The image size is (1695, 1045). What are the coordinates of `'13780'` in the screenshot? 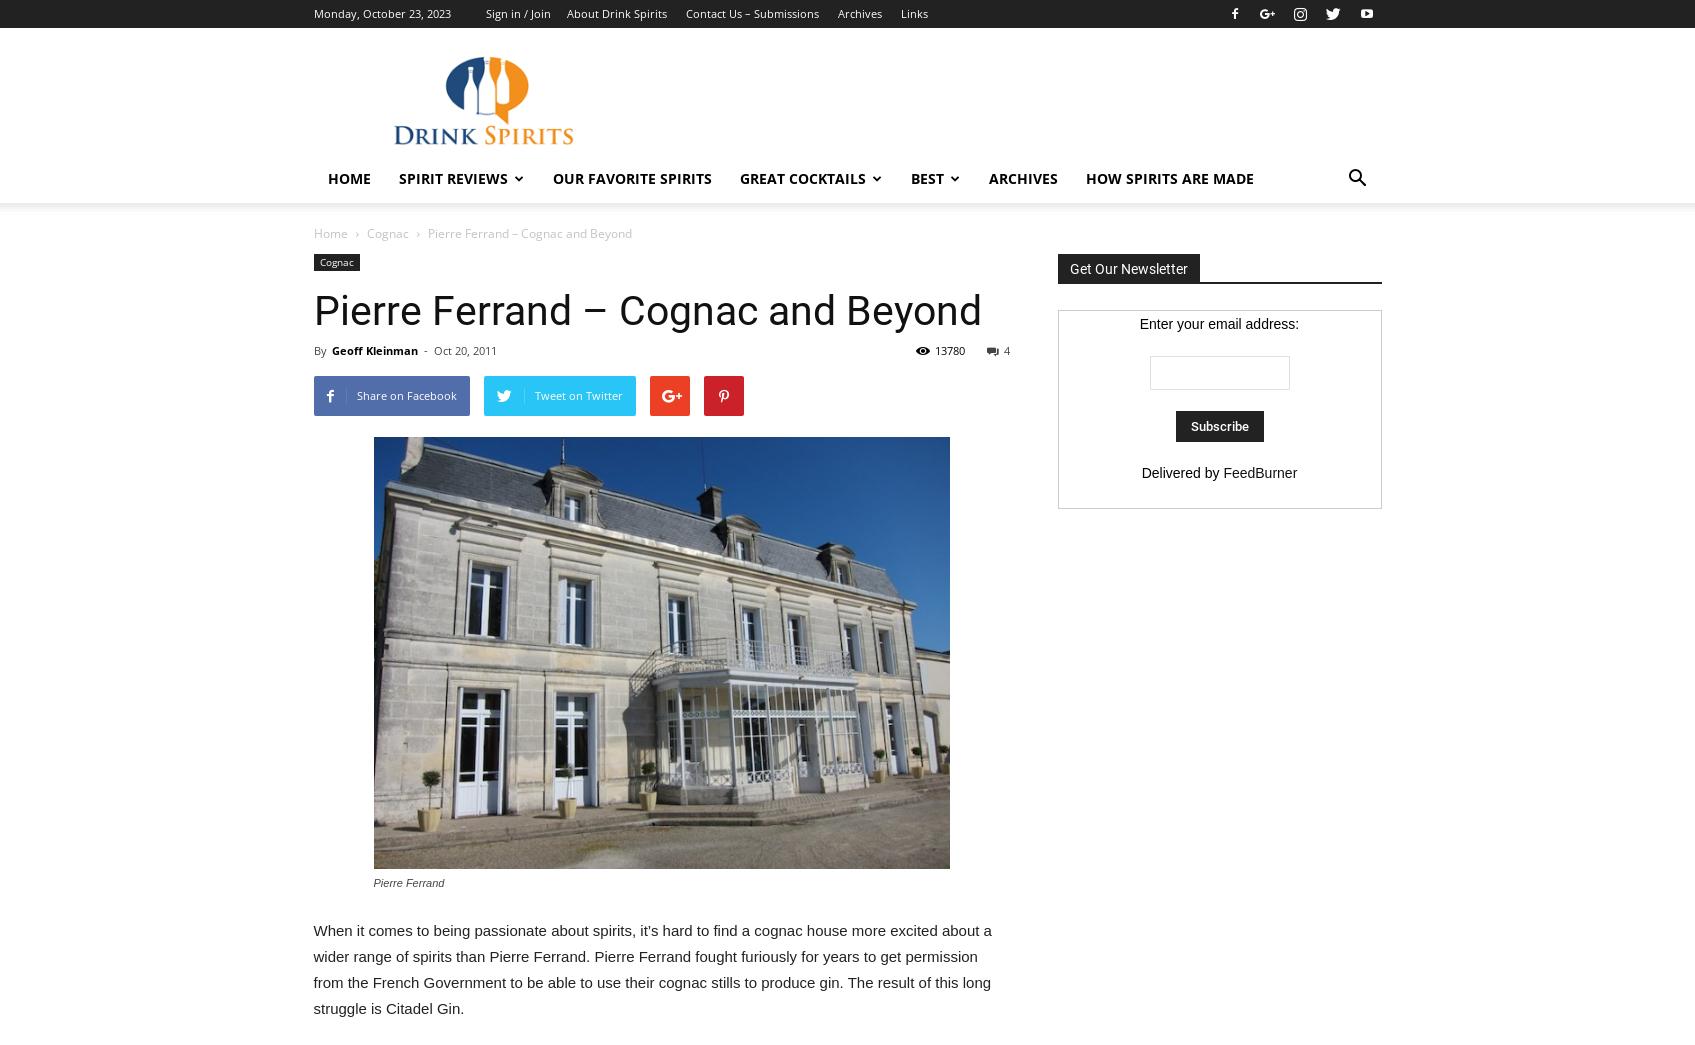 It's located at (933, 349).